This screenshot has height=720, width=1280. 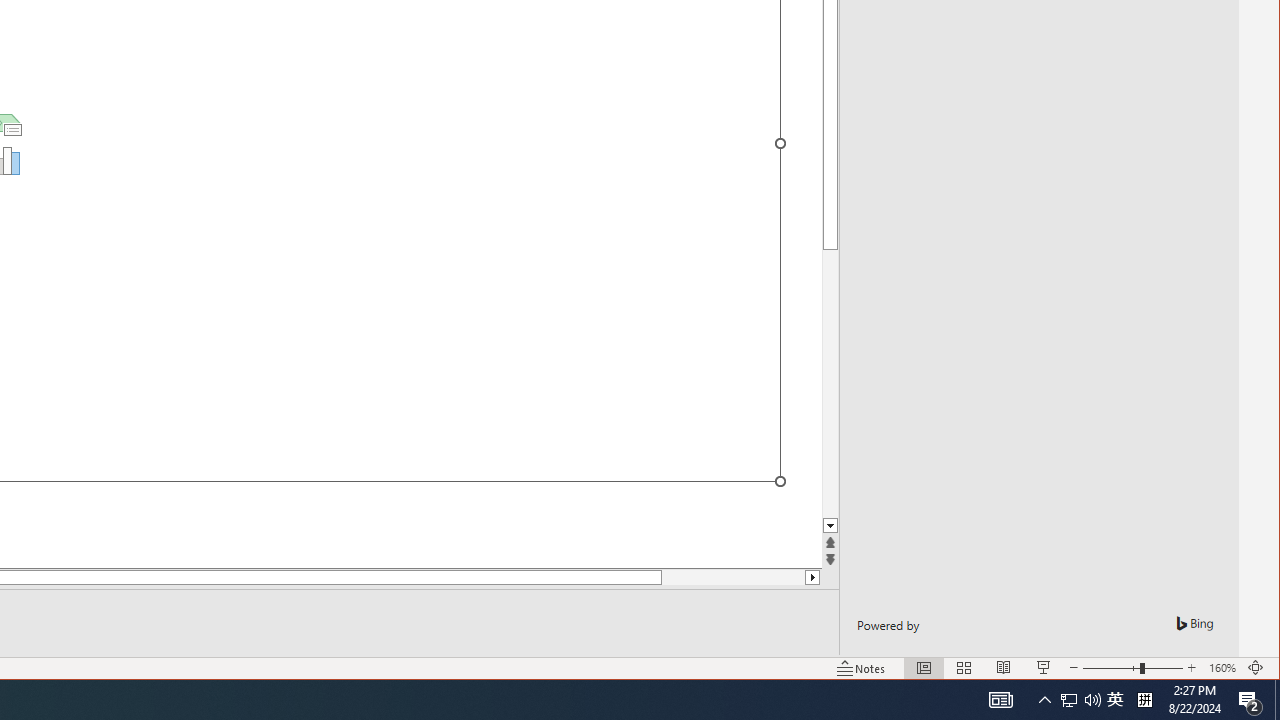 I want to click on 'Zoom 160%', so click(x=1221, y=668).